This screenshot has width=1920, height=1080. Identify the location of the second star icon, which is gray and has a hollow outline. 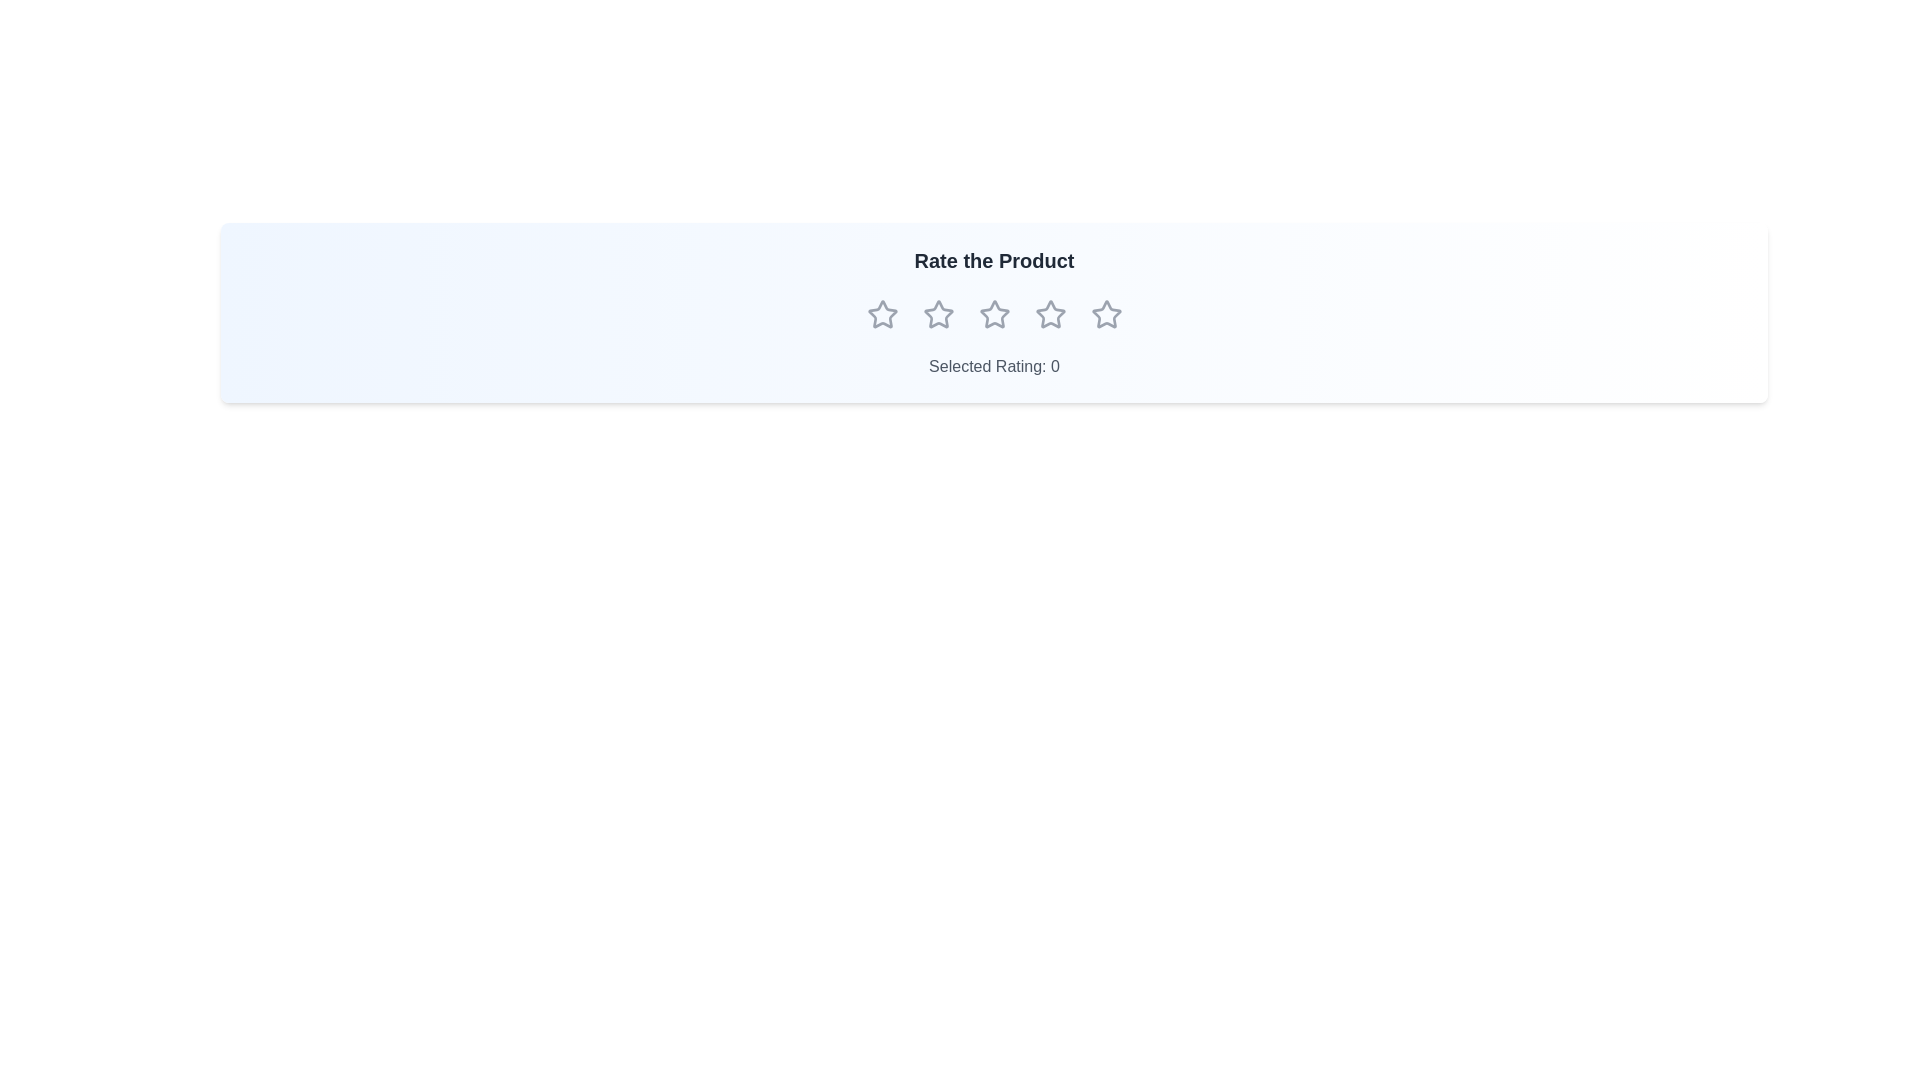
(937, 315).